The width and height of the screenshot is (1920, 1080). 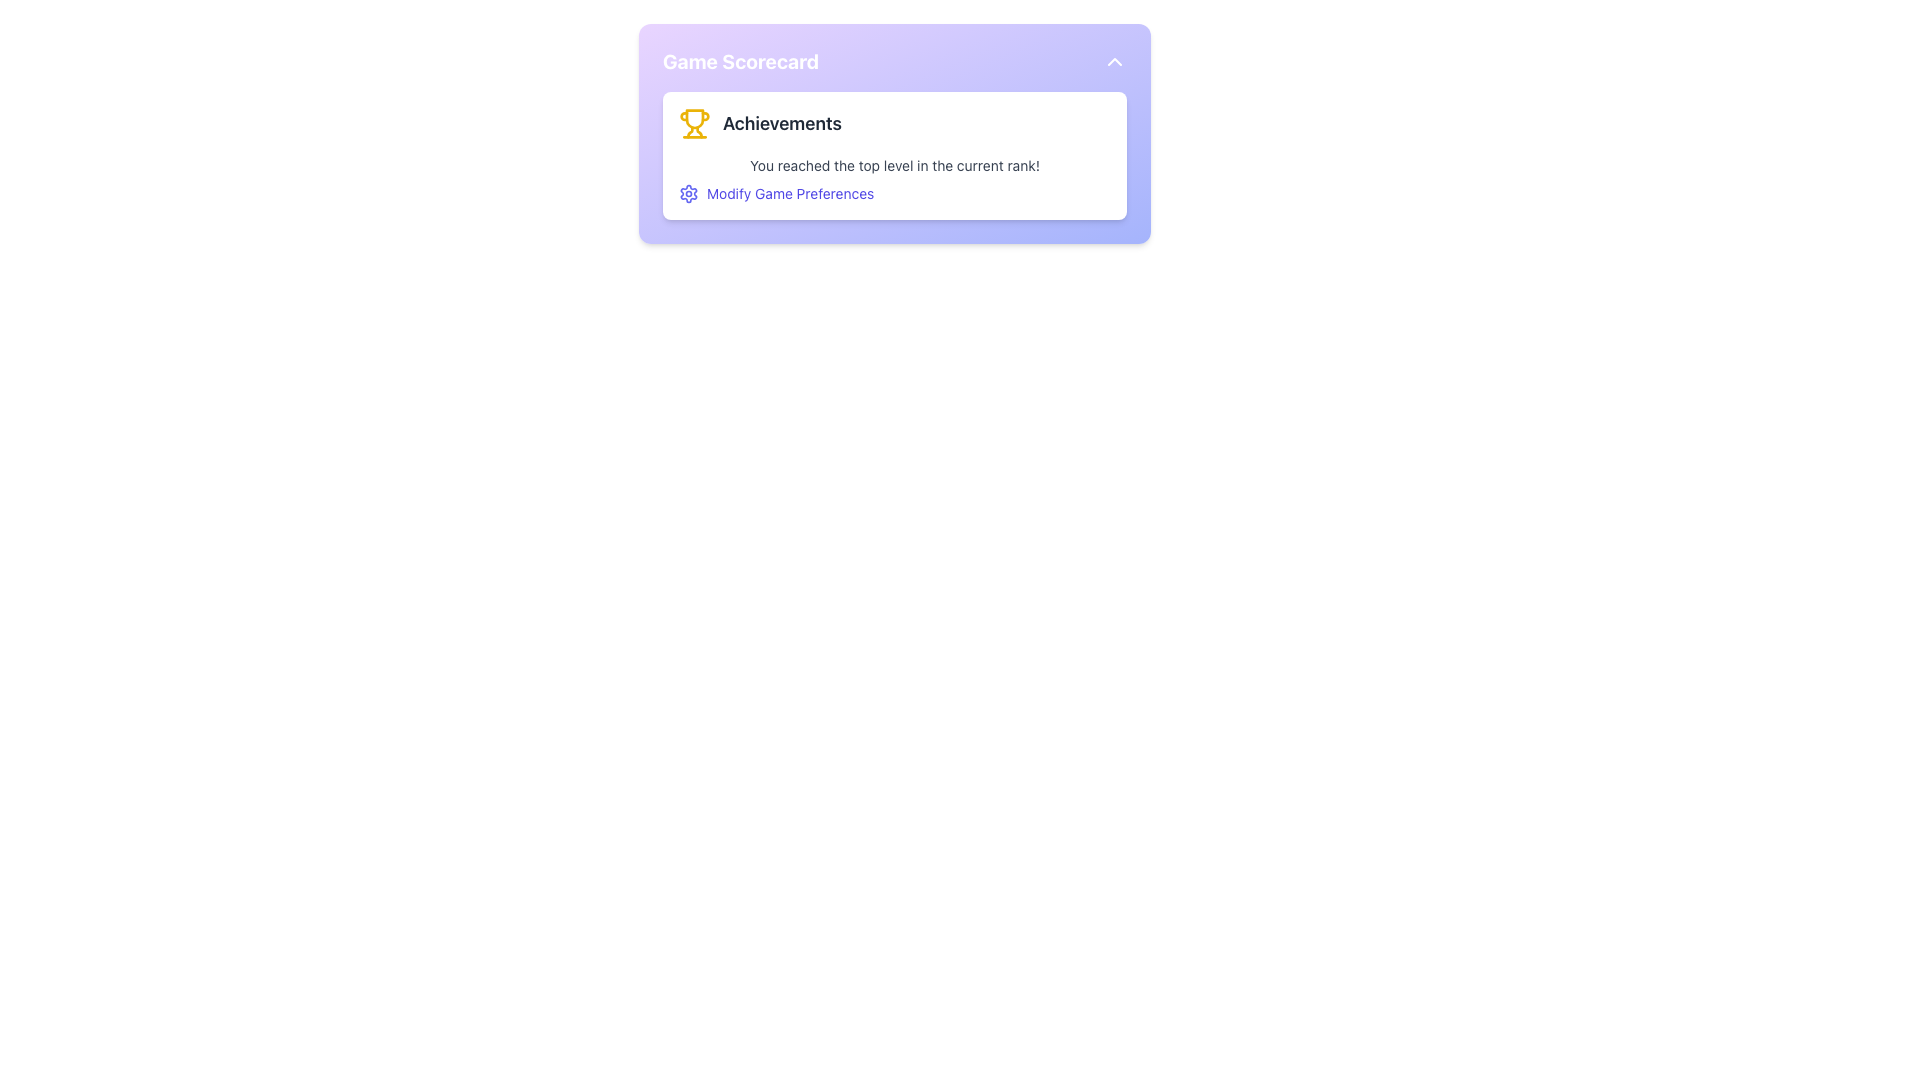 I want to click on the title text indicating user achievements, located to the right of the trophy icon in the 'Game Scorecard' section, so click(x=781, y=123).